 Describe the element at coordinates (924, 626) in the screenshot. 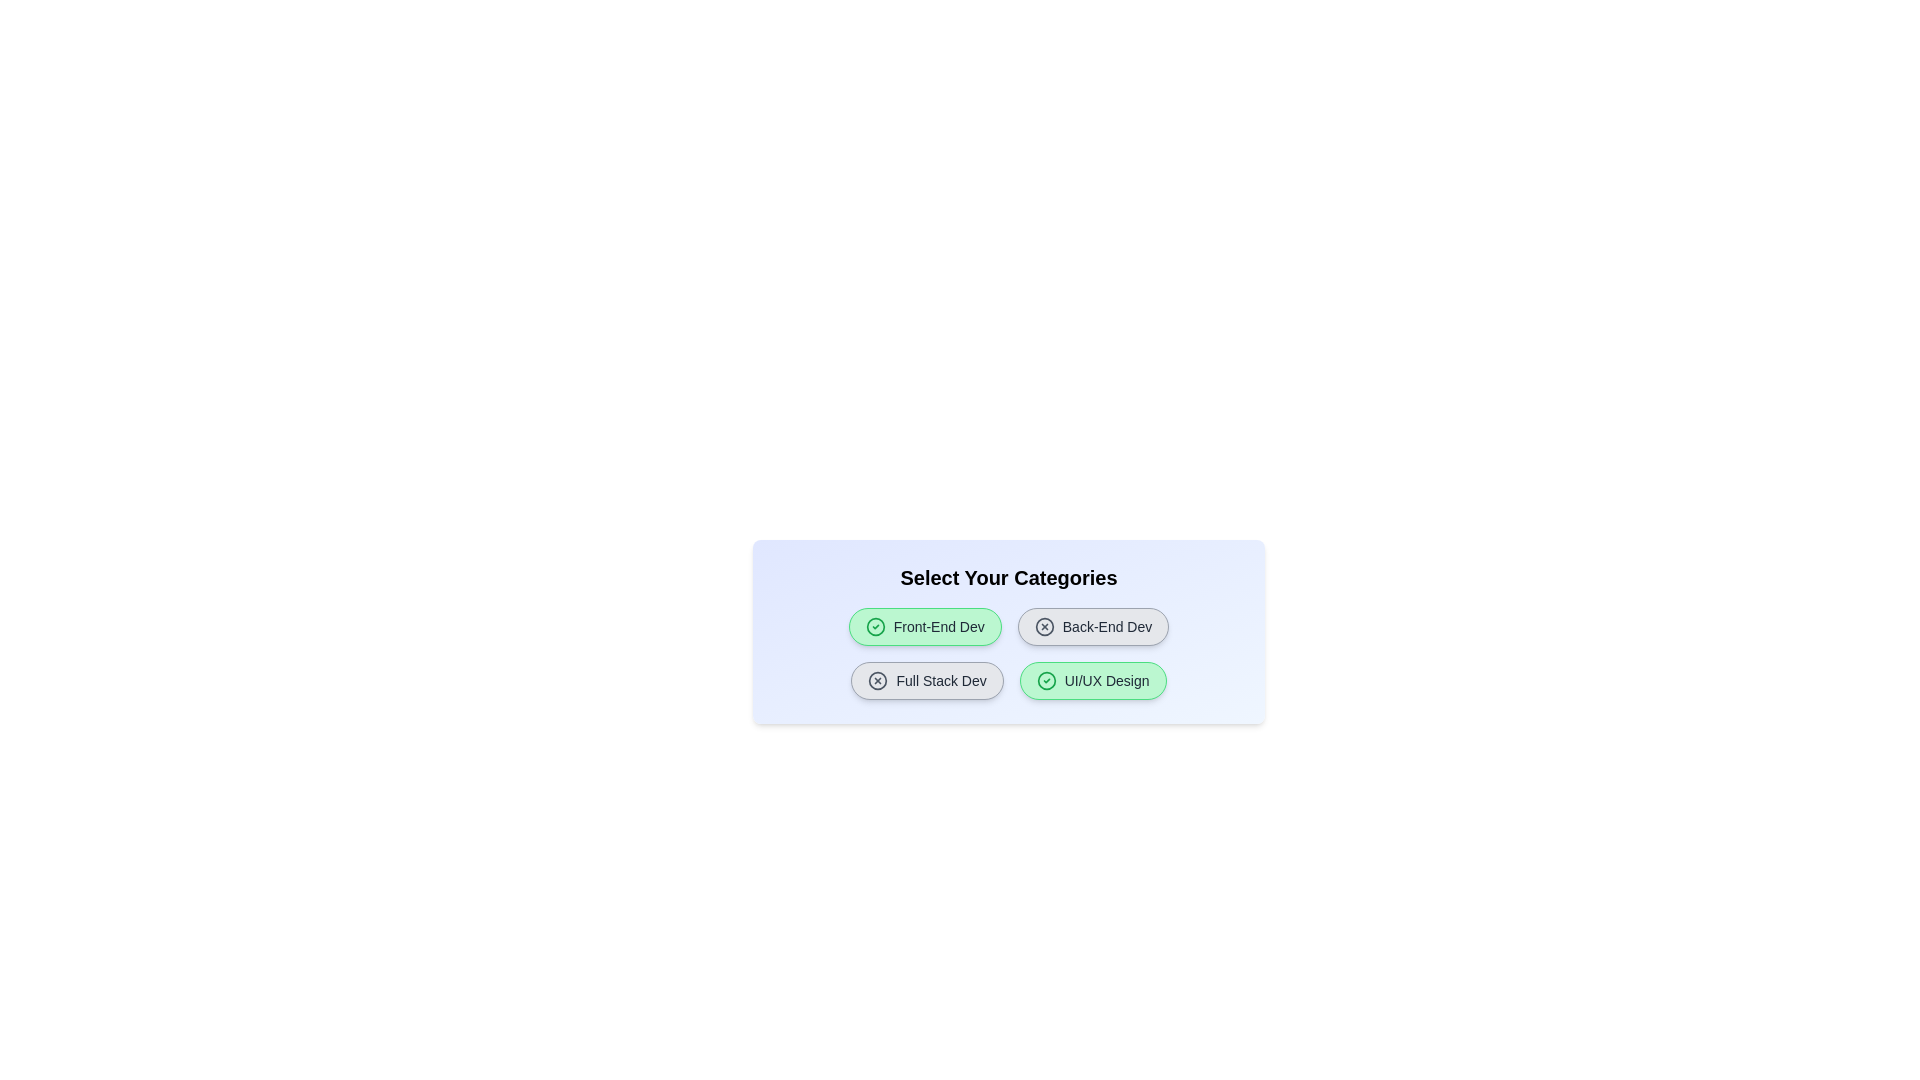

I see `the category chip labeled 'Front-End Dev' by clicking on it` at that location.